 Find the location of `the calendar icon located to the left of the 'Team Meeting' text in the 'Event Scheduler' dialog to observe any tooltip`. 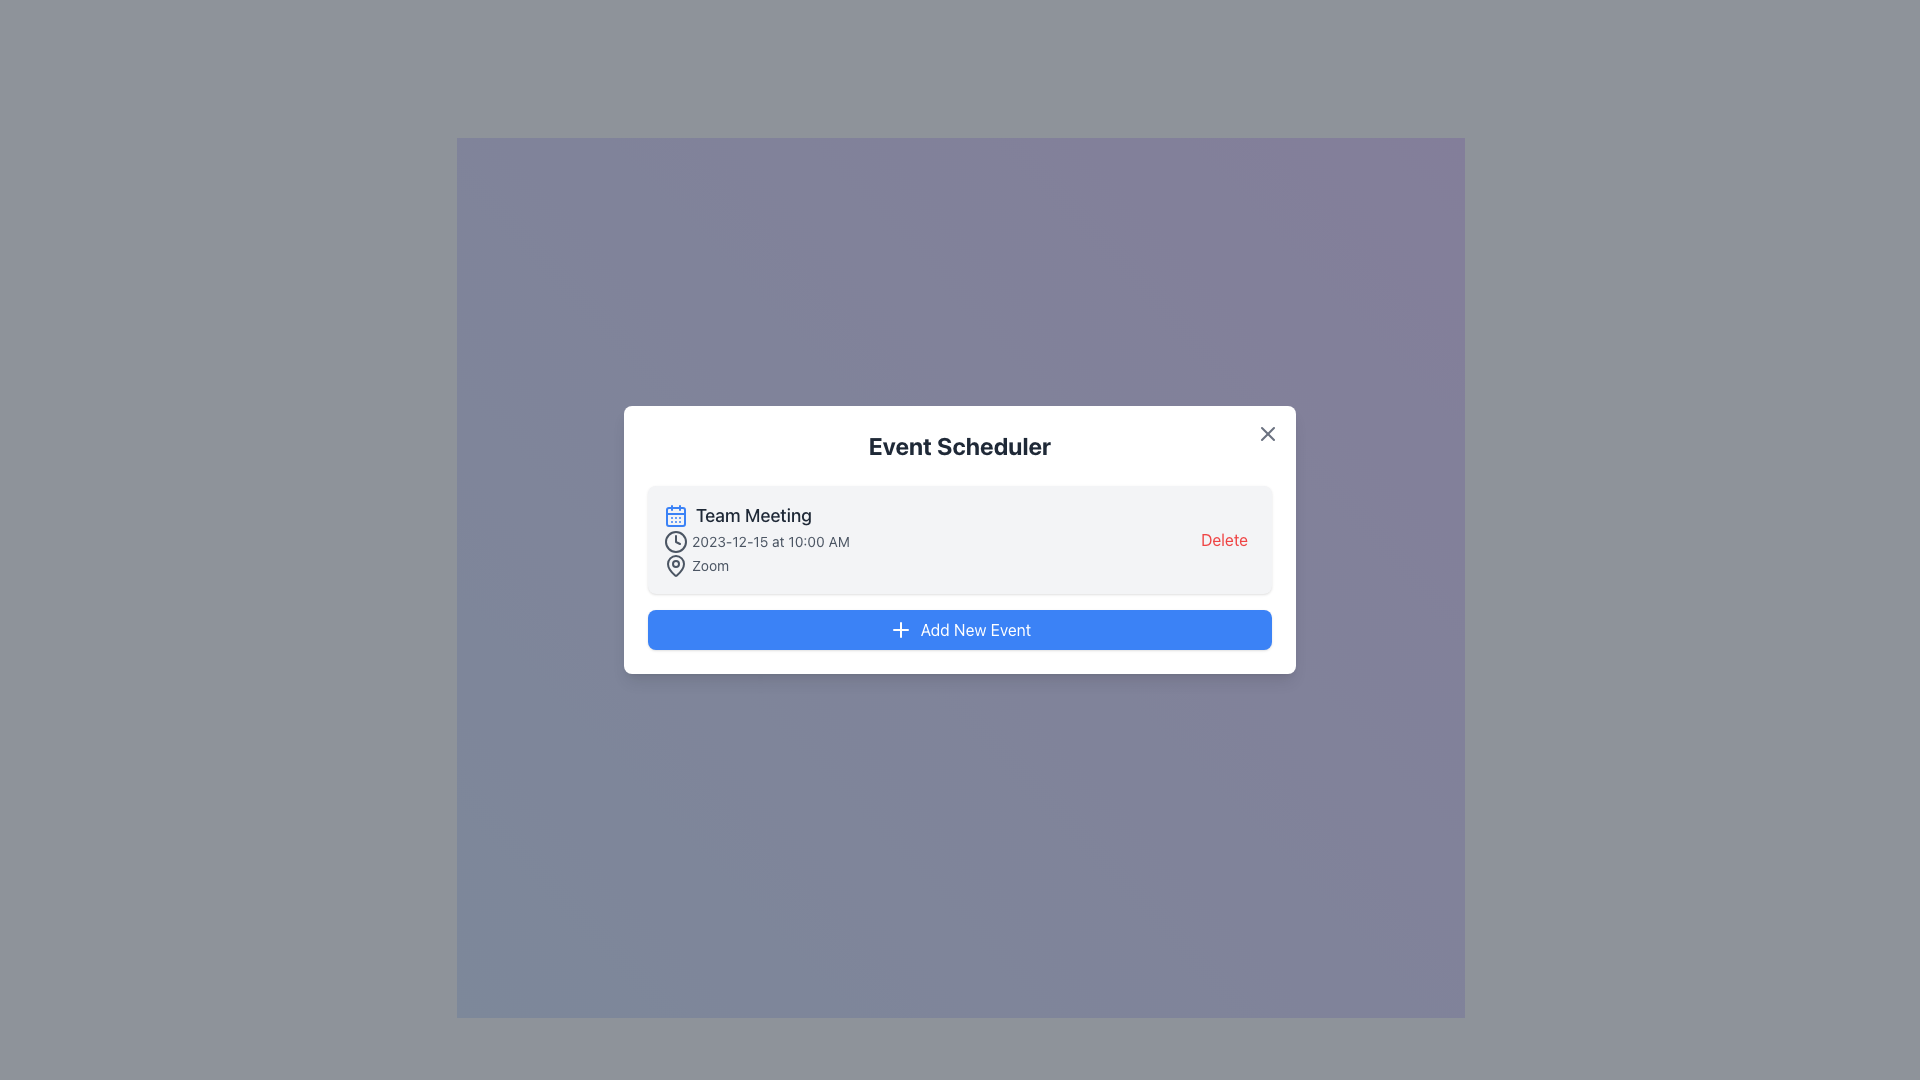

the calendar icon located to the left of the 'Team Meeting' text in the 'Event Scheduler' dialog to observe any tooltip is located at coordinates (676, 515).